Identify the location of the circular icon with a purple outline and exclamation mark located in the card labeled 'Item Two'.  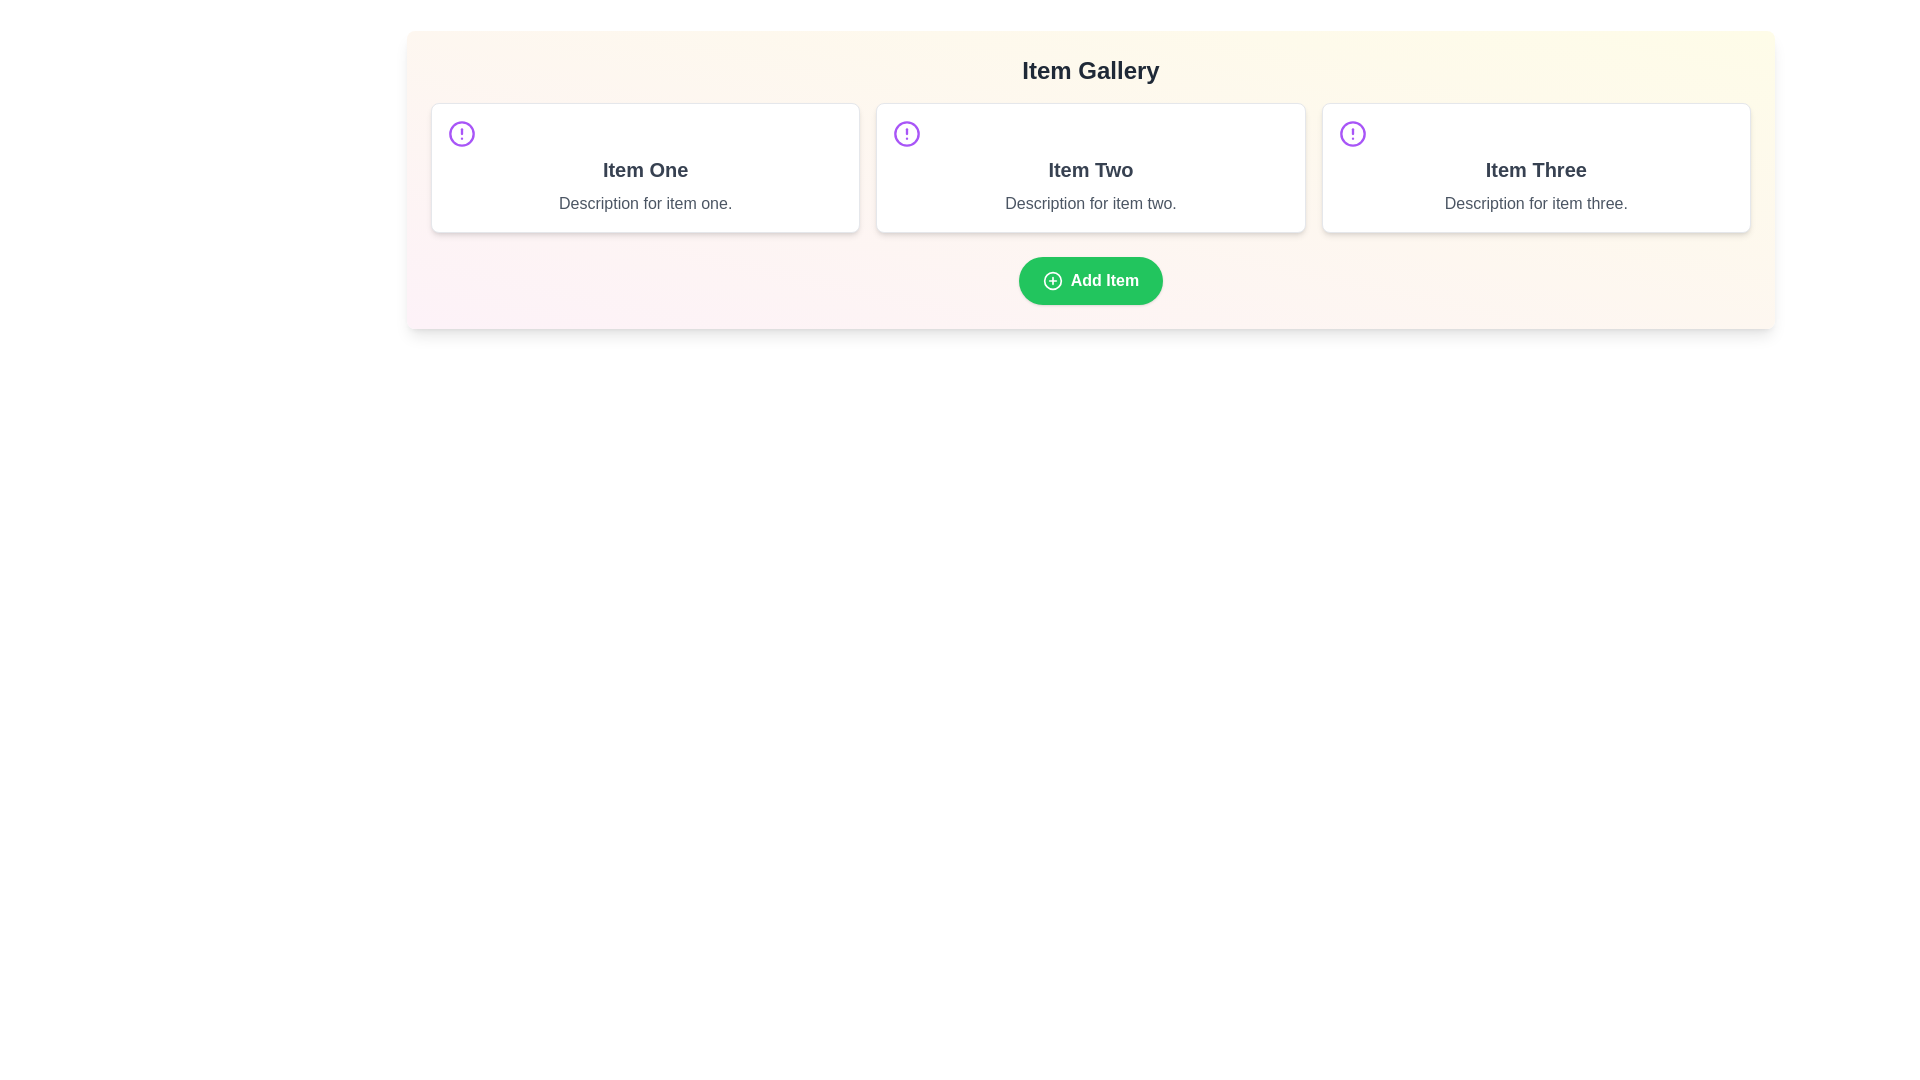
(906, 134).